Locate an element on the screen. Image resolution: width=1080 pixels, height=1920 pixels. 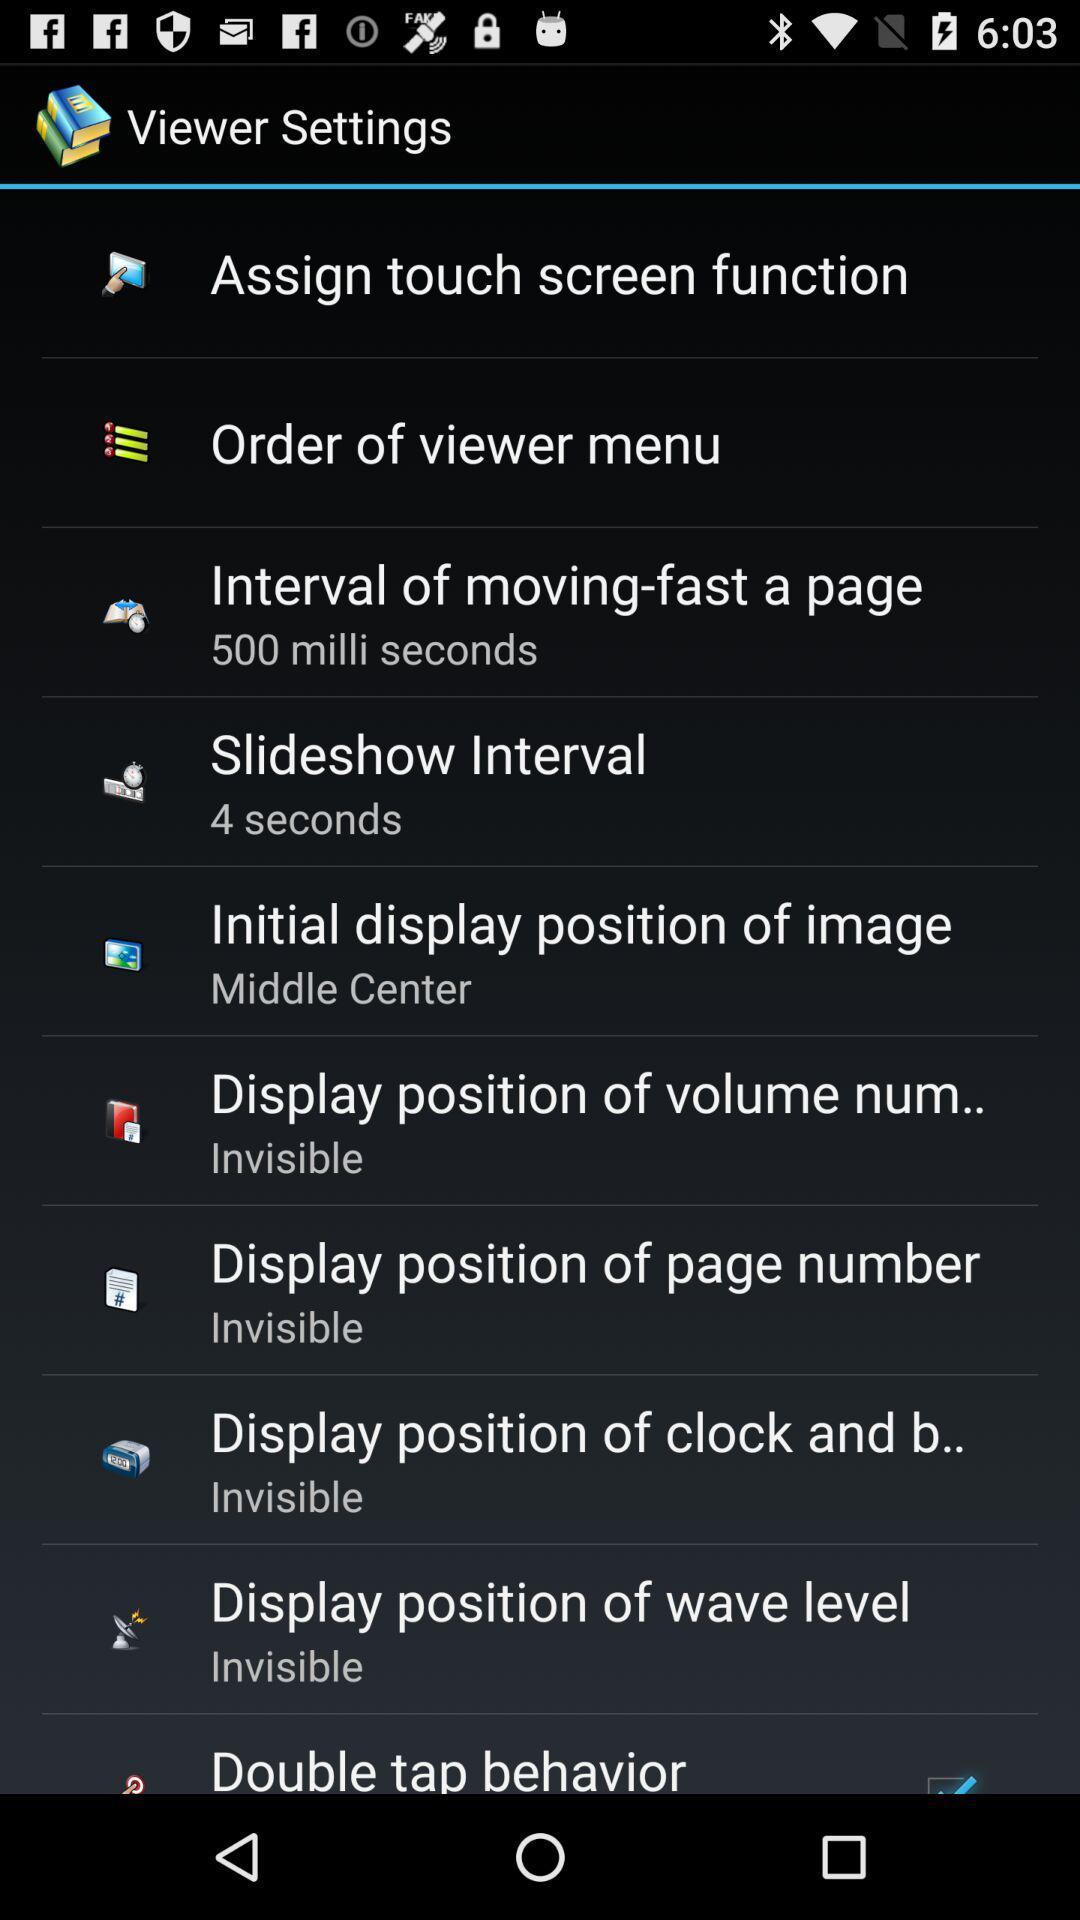
the image beside display position of page number is located at coordinates (126, 1290).